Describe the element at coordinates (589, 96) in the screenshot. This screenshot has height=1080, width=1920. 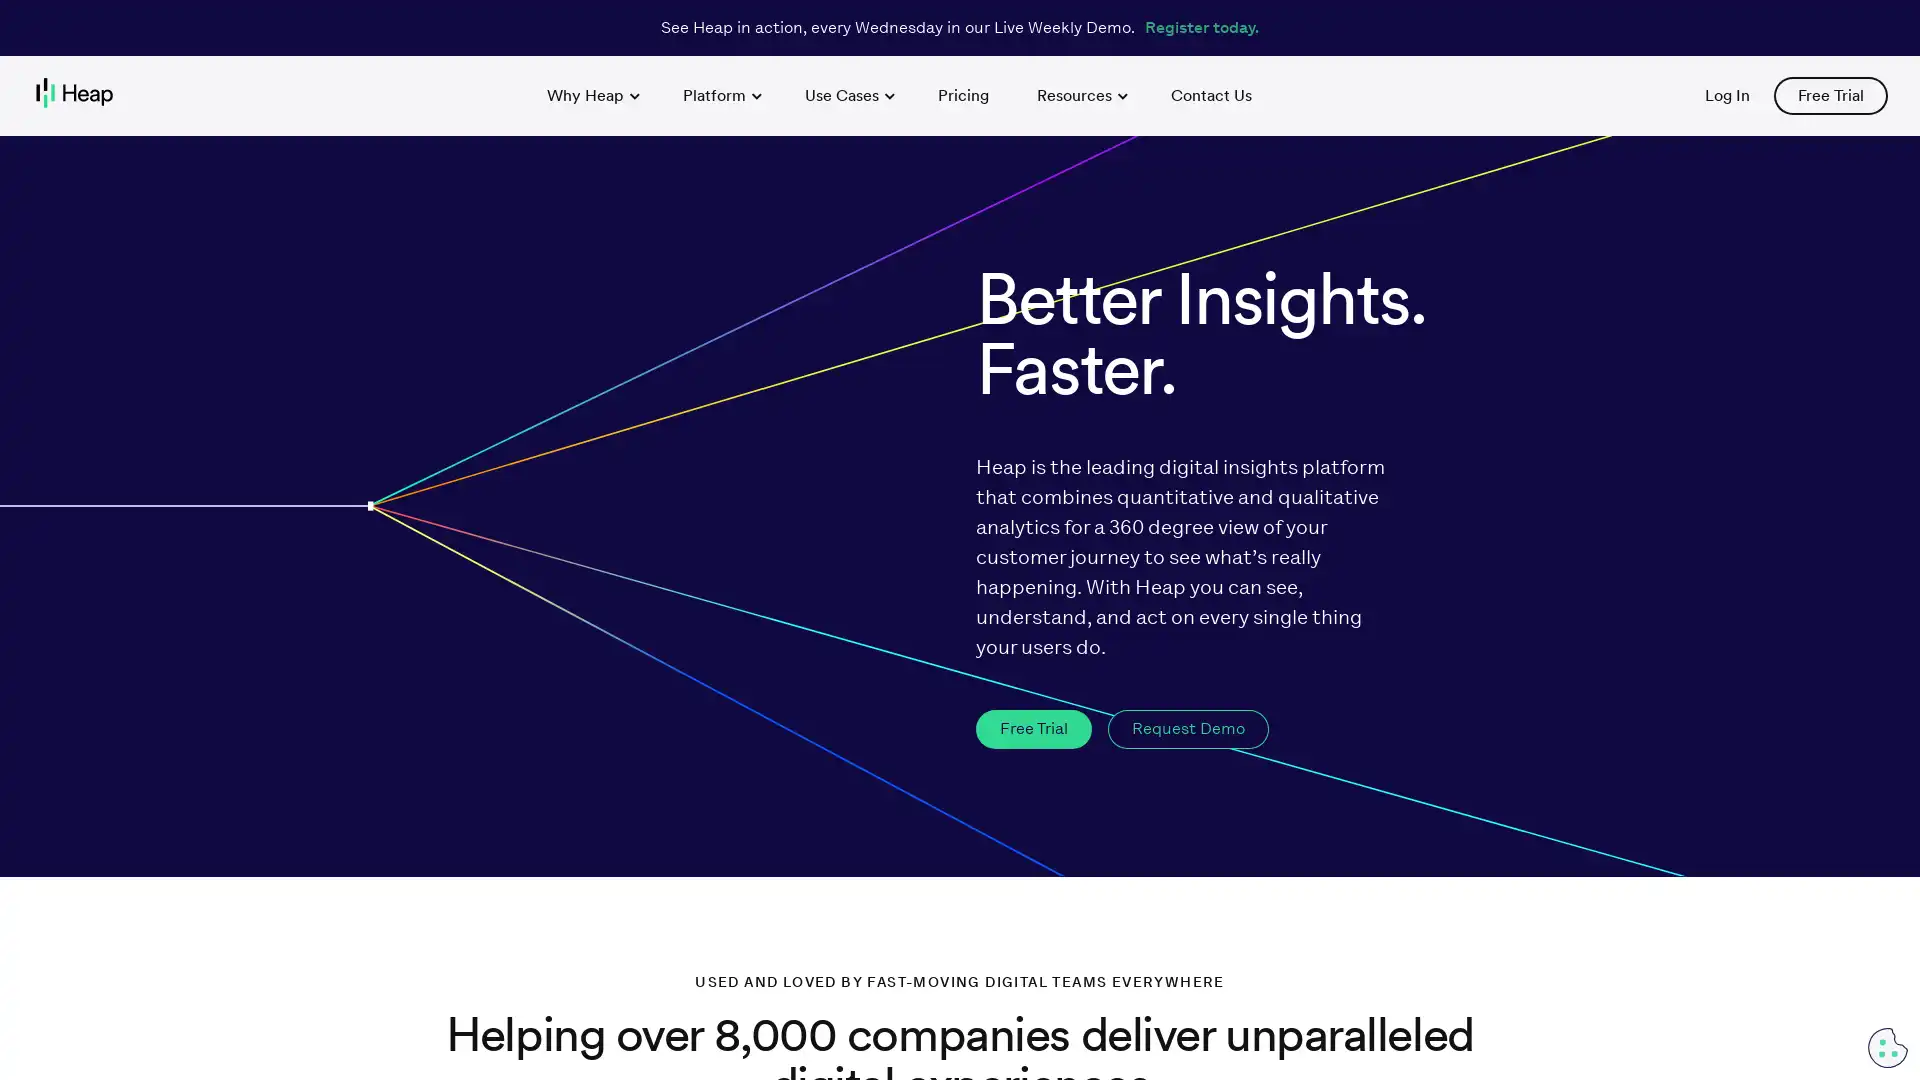
I see `Why Heap` at that location.